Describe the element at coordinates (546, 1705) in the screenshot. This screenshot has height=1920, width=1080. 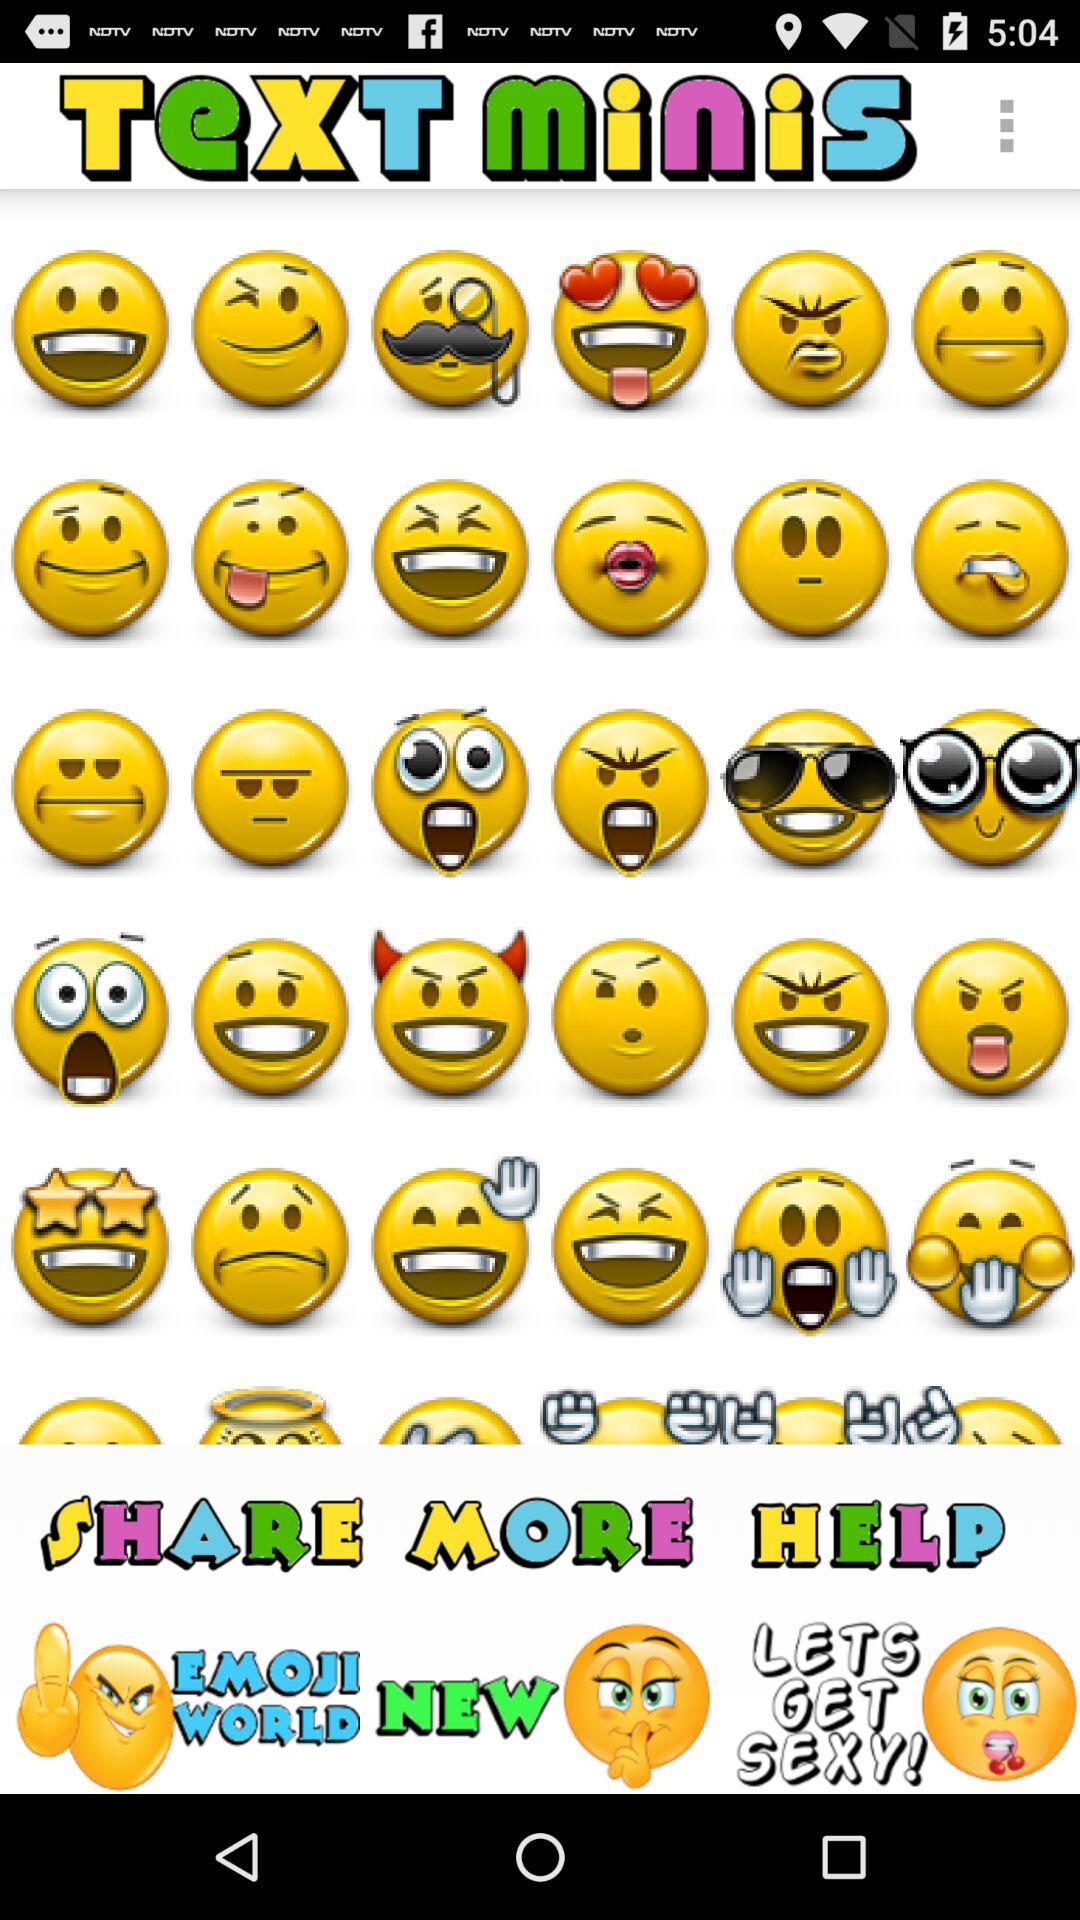
I see `new emojis` at that location.